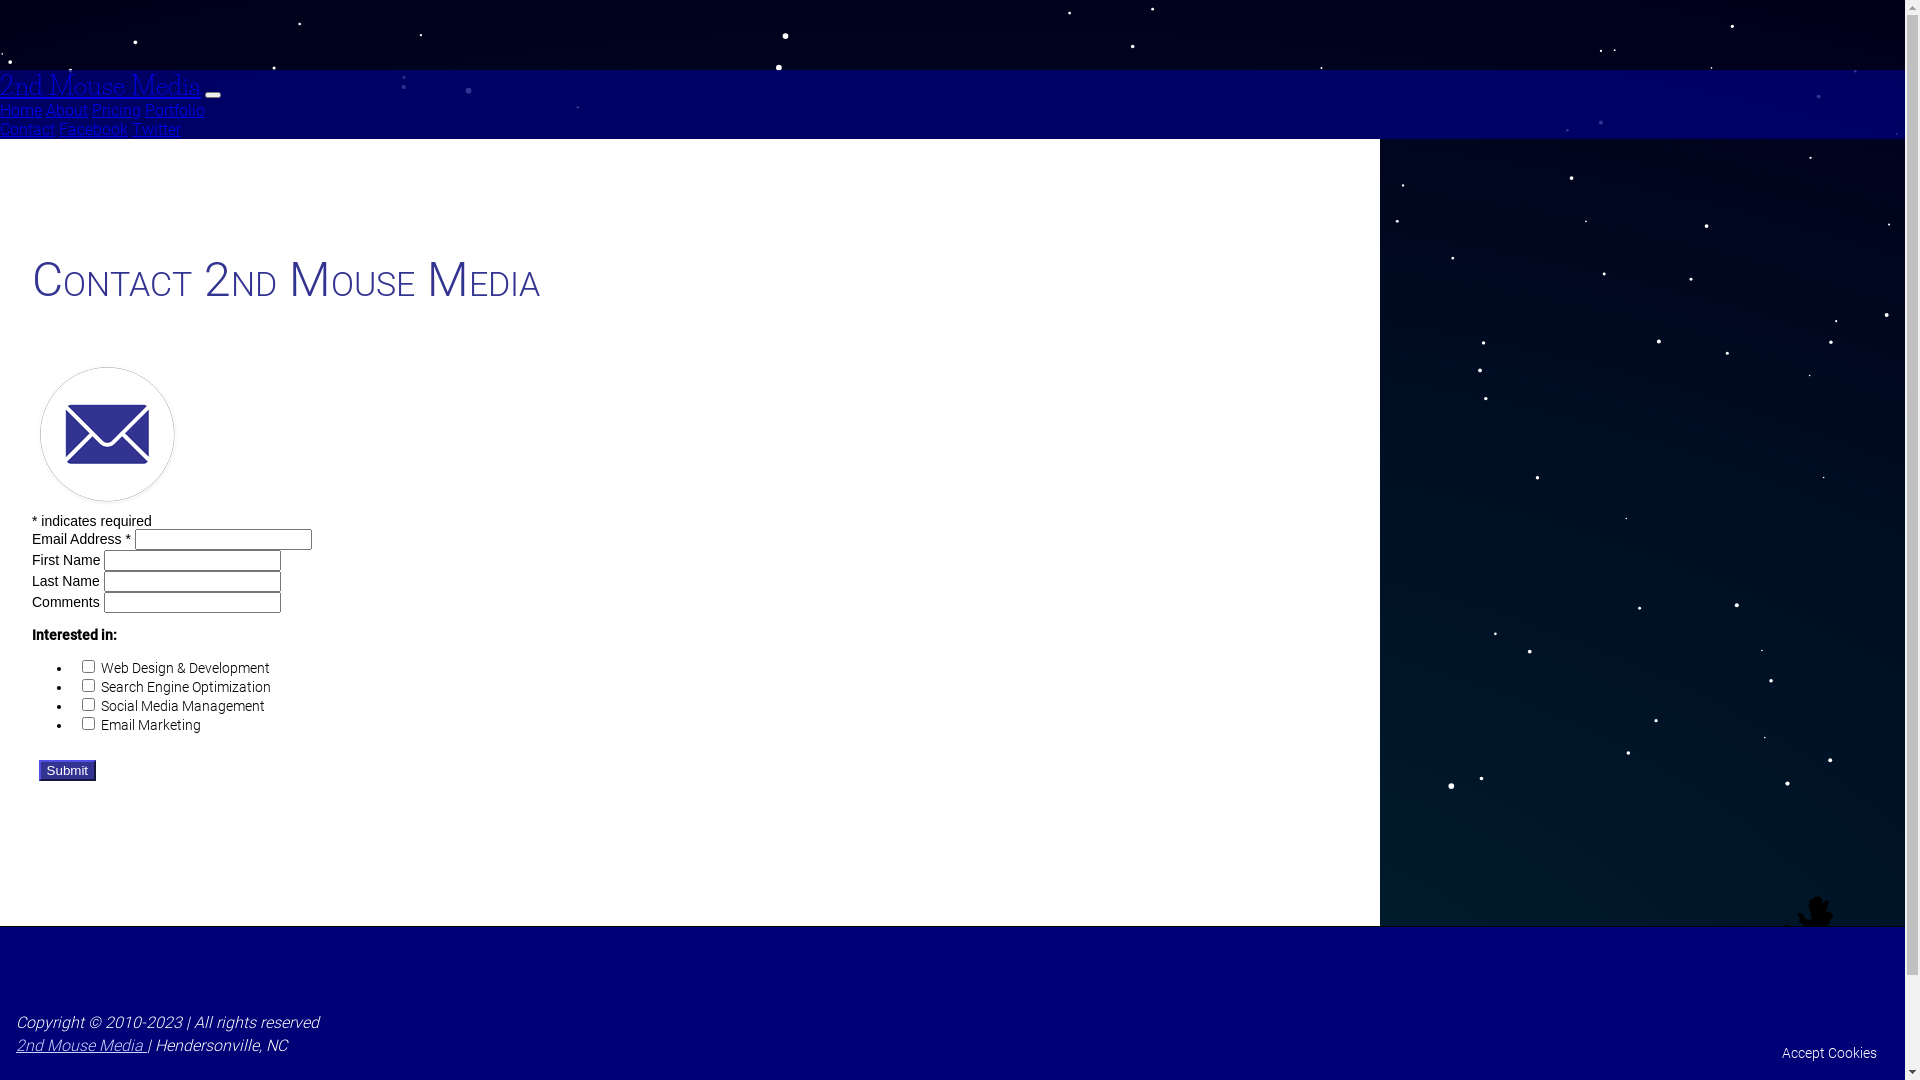 The height and width of the screenshot is (1080, 1920). What do you see at coordinates (27, 129) in the screenshot?
I see `'Contact'` at bounding box center [27, 129].